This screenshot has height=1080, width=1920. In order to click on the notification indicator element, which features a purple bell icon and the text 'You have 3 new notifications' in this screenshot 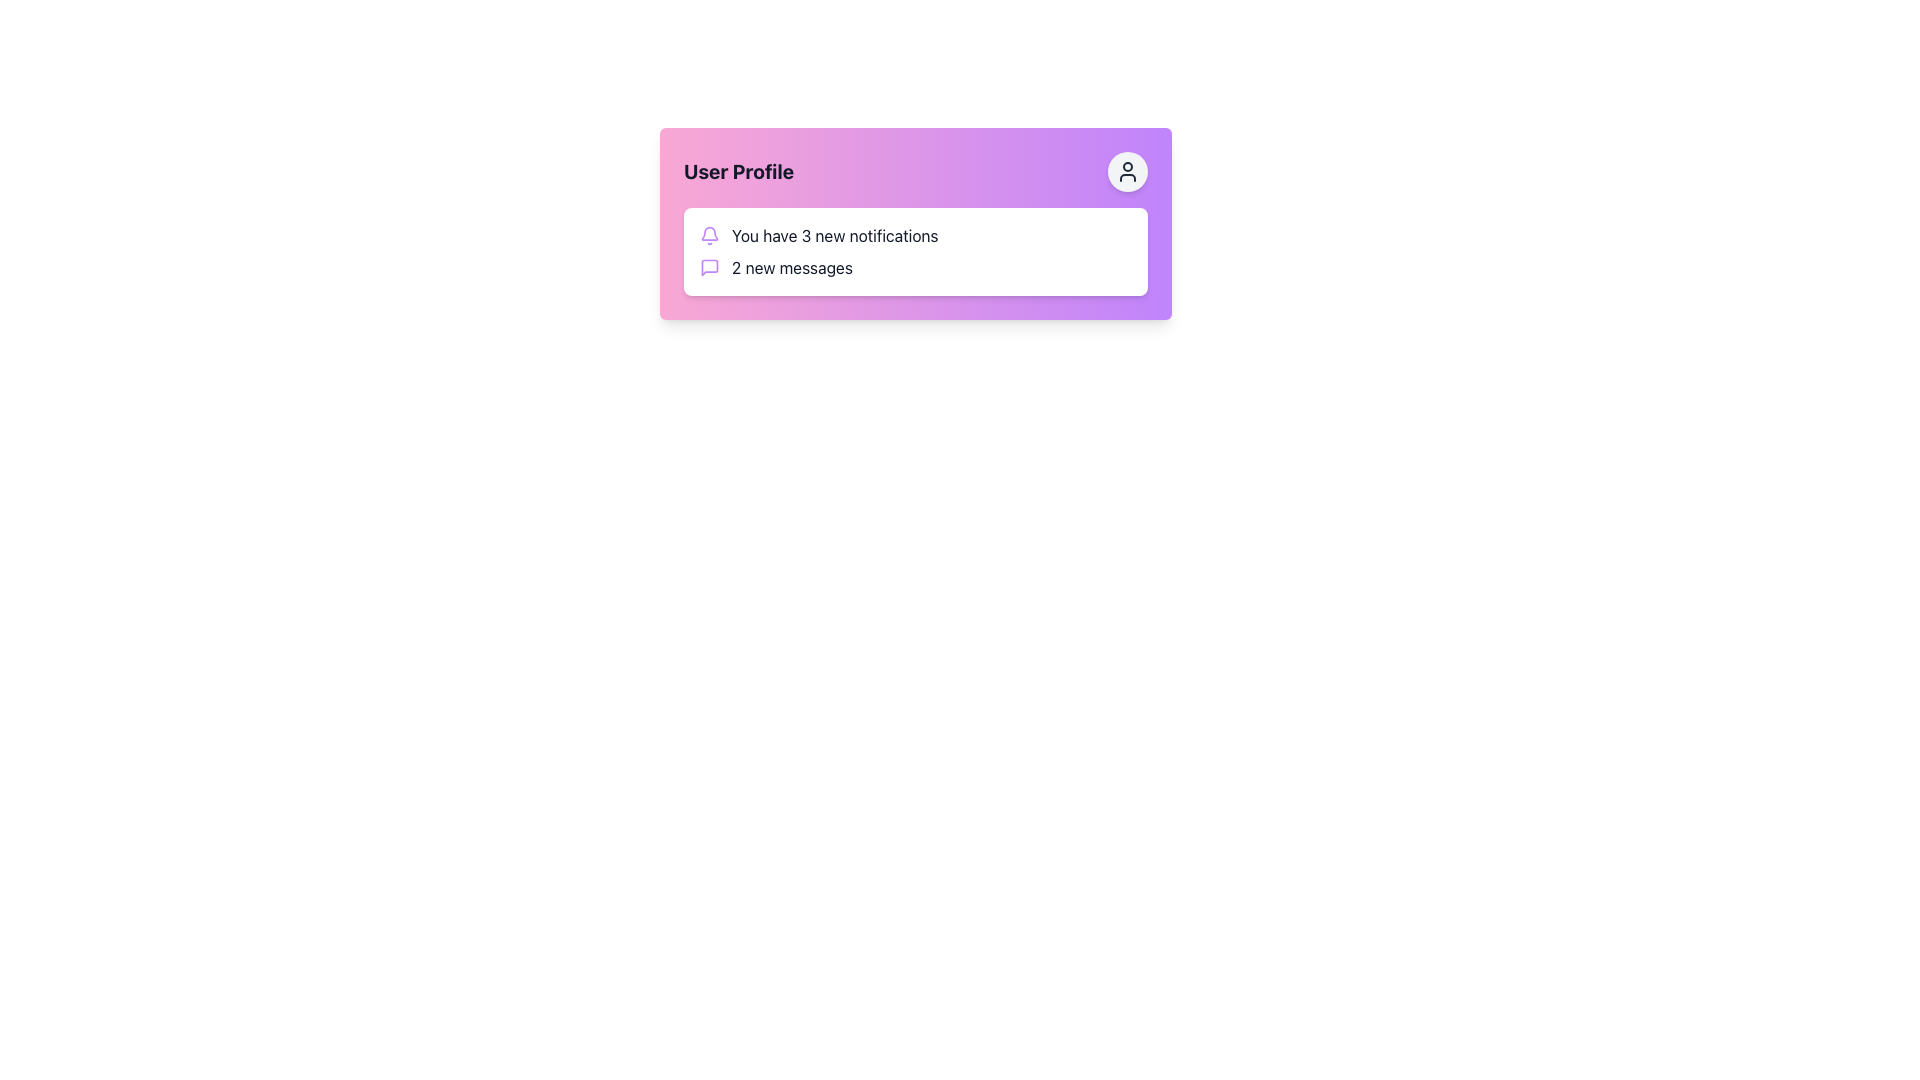, I will do `click(915, 234)`.